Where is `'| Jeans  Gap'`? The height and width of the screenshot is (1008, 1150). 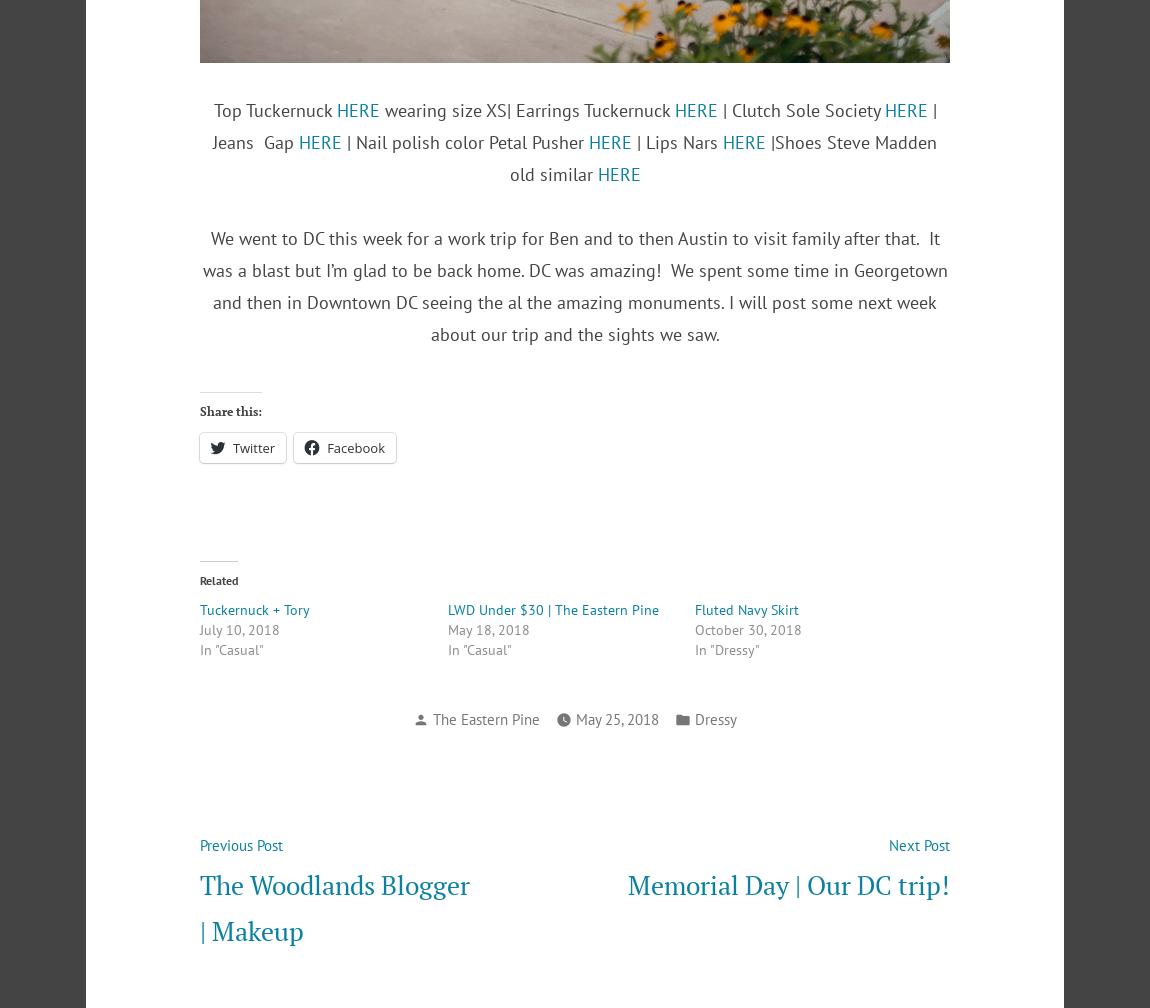 '| Jeans  Gap' is located at coordinates (574, 125).